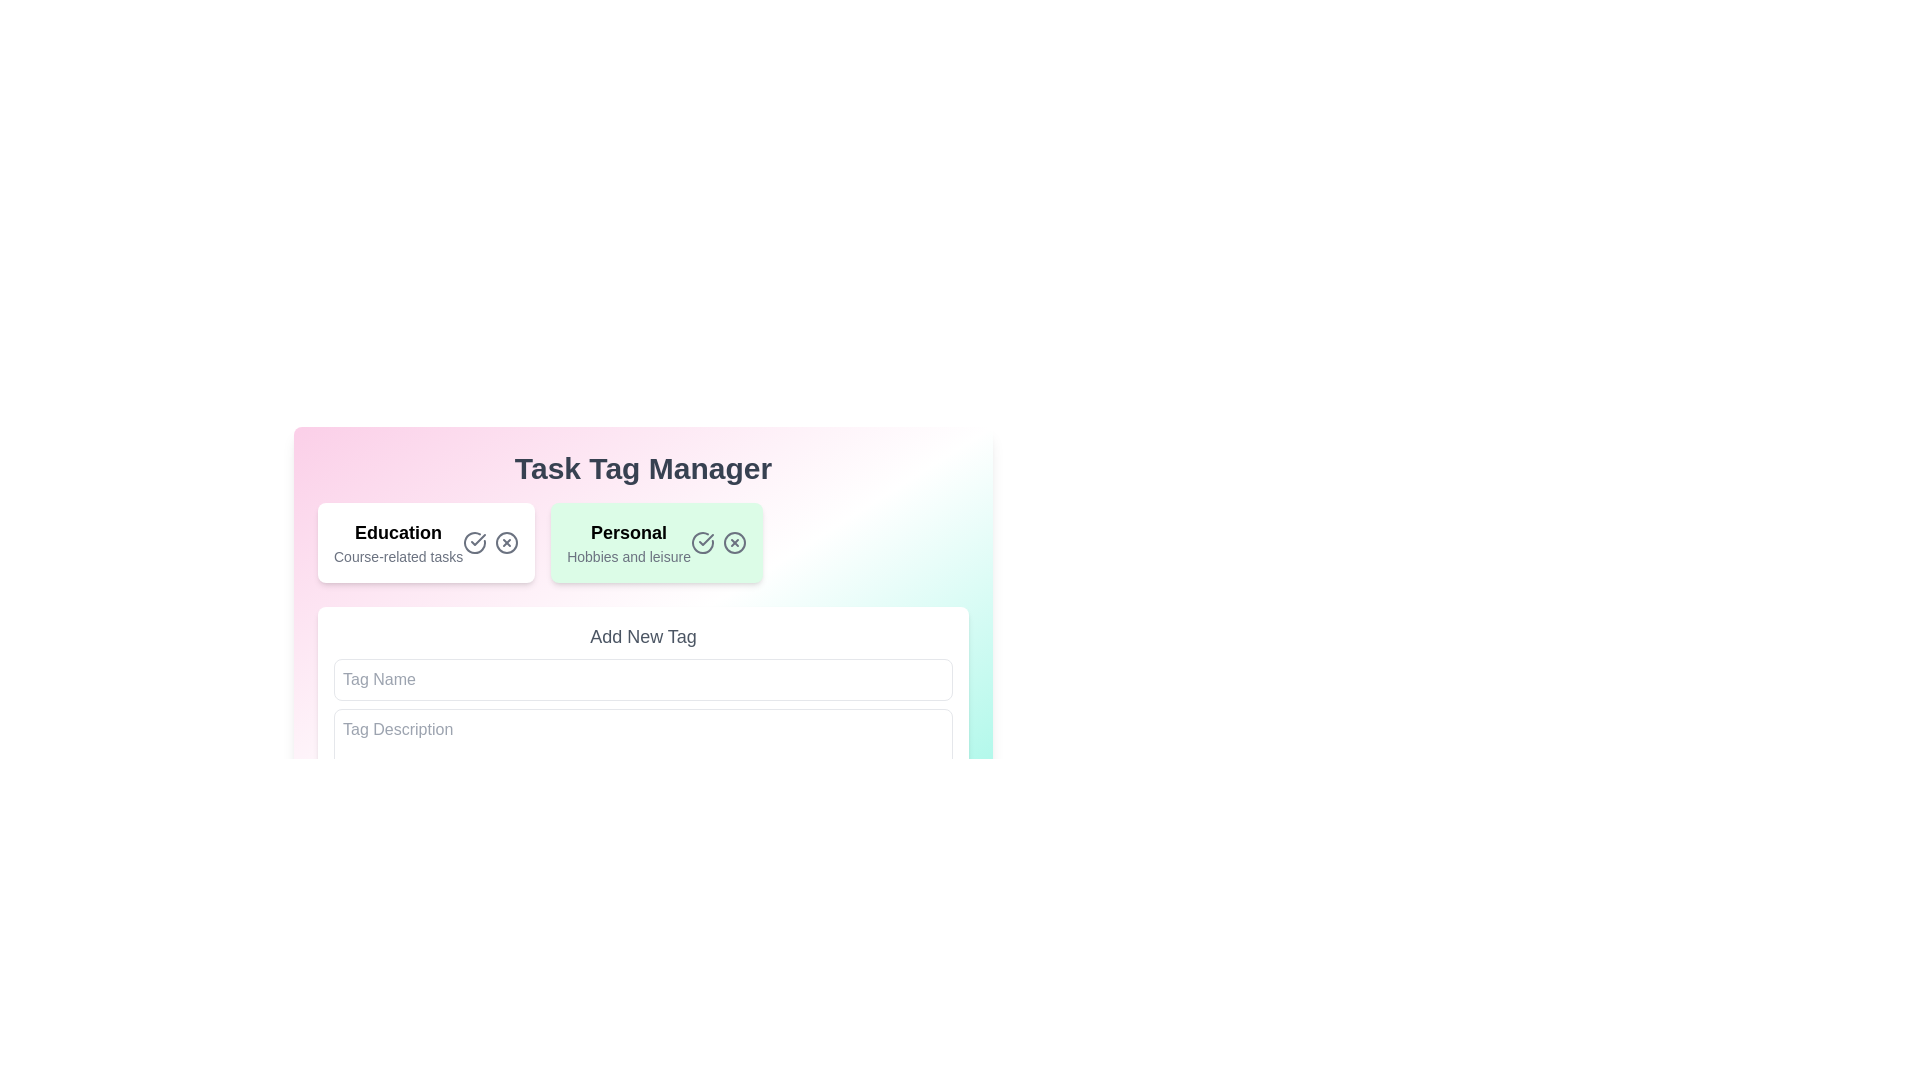  I want to click on the circular delete/remove icon with a cross at its center, located to the right of the 'Personal' tag block with a green background, so click(507, 543).